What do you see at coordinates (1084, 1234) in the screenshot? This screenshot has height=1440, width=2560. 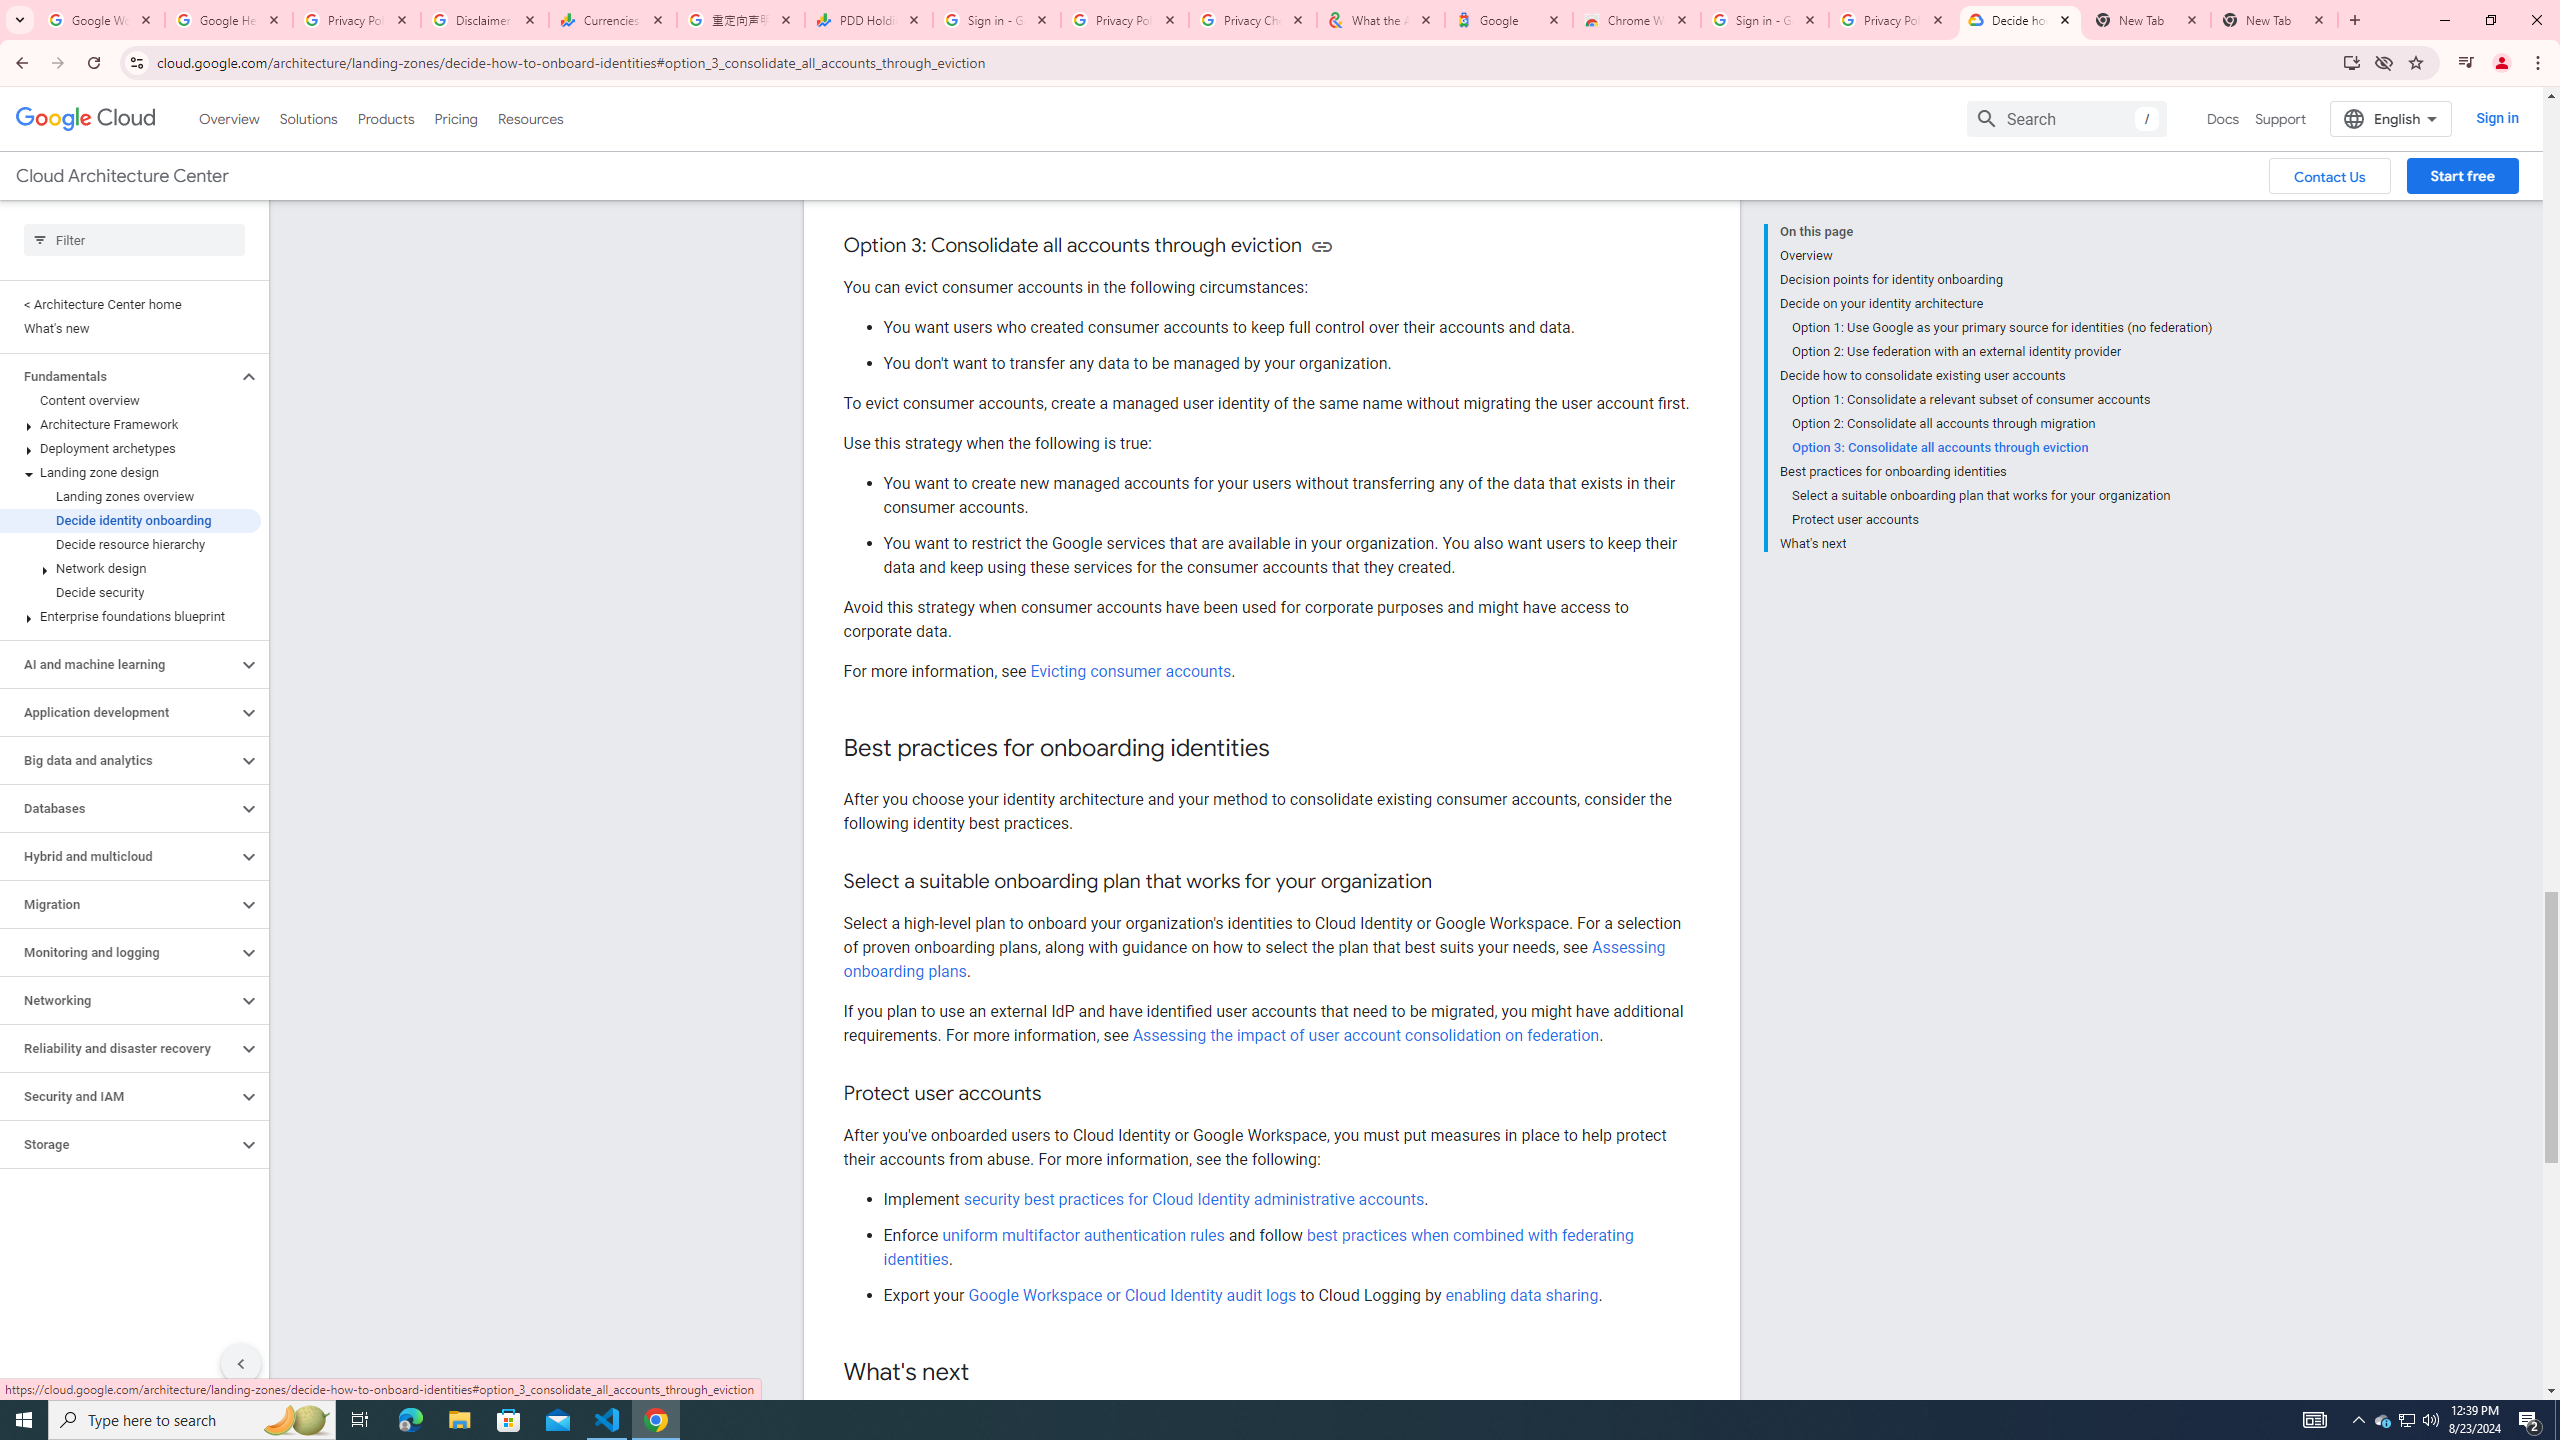 I see `'uniform multifactor authentication rules '` at bounding box center [1084, 1234].